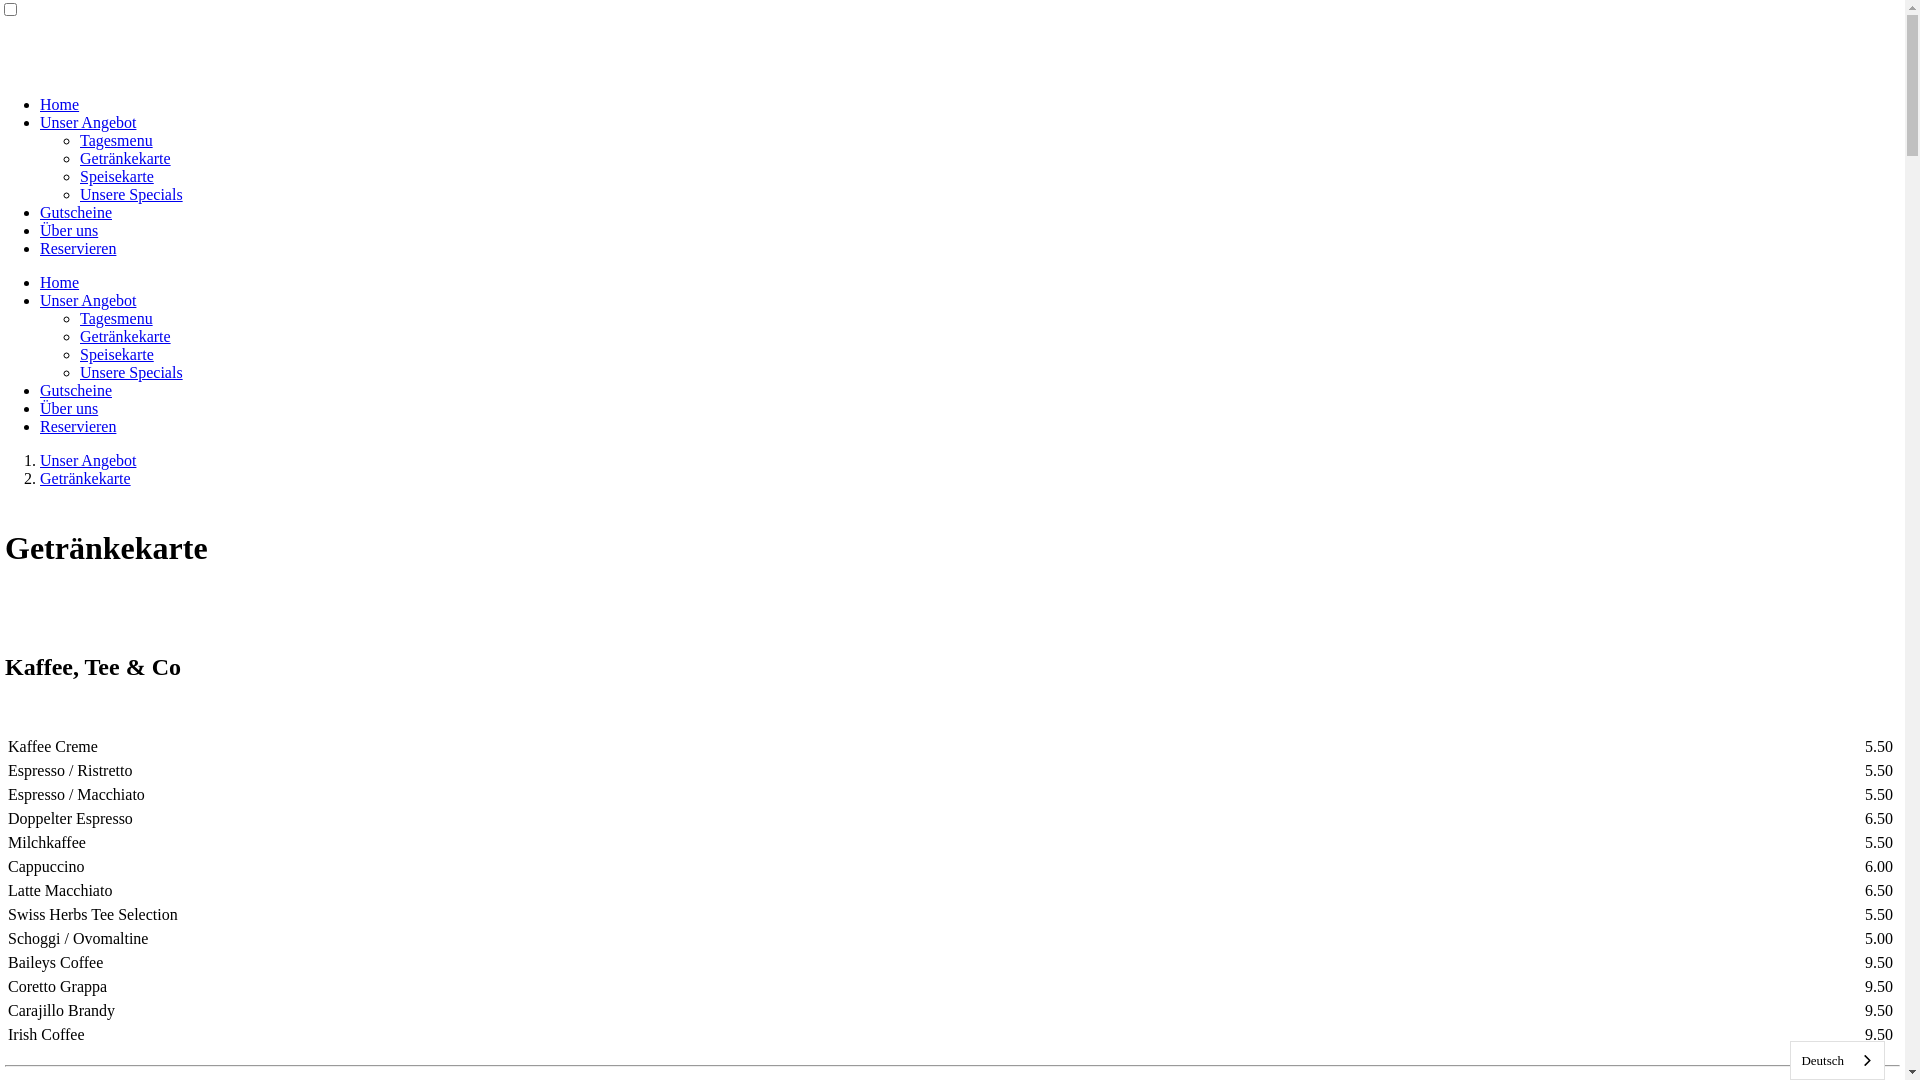 This screenshot has height=1080, width=1920. What do you see at coordinates (76, 390) in the screenshot?
I see `'Gutscheine'` at bounding box center [76, 390].